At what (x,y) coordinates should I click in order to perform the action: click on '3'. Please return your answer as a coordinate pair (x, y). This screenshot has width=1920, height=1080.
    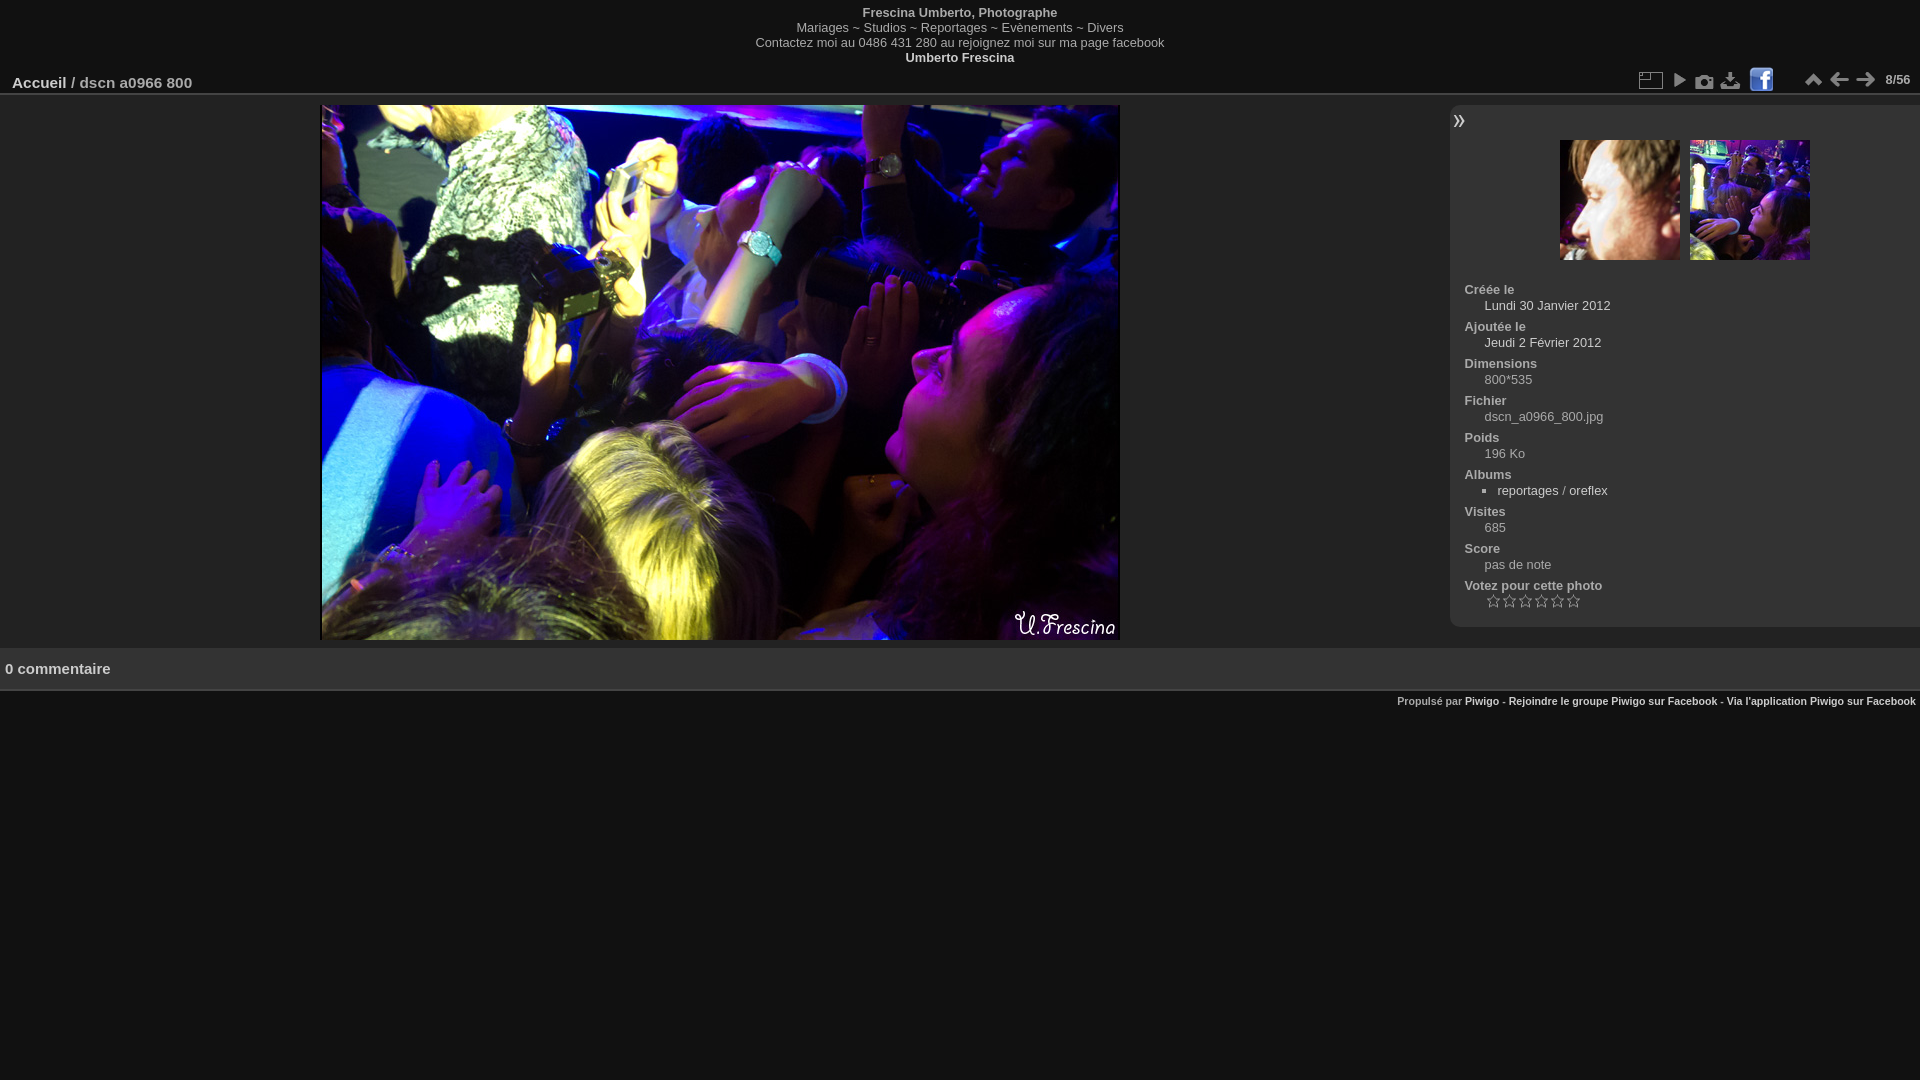
    Looking at the image, I should click on (1539, 600).